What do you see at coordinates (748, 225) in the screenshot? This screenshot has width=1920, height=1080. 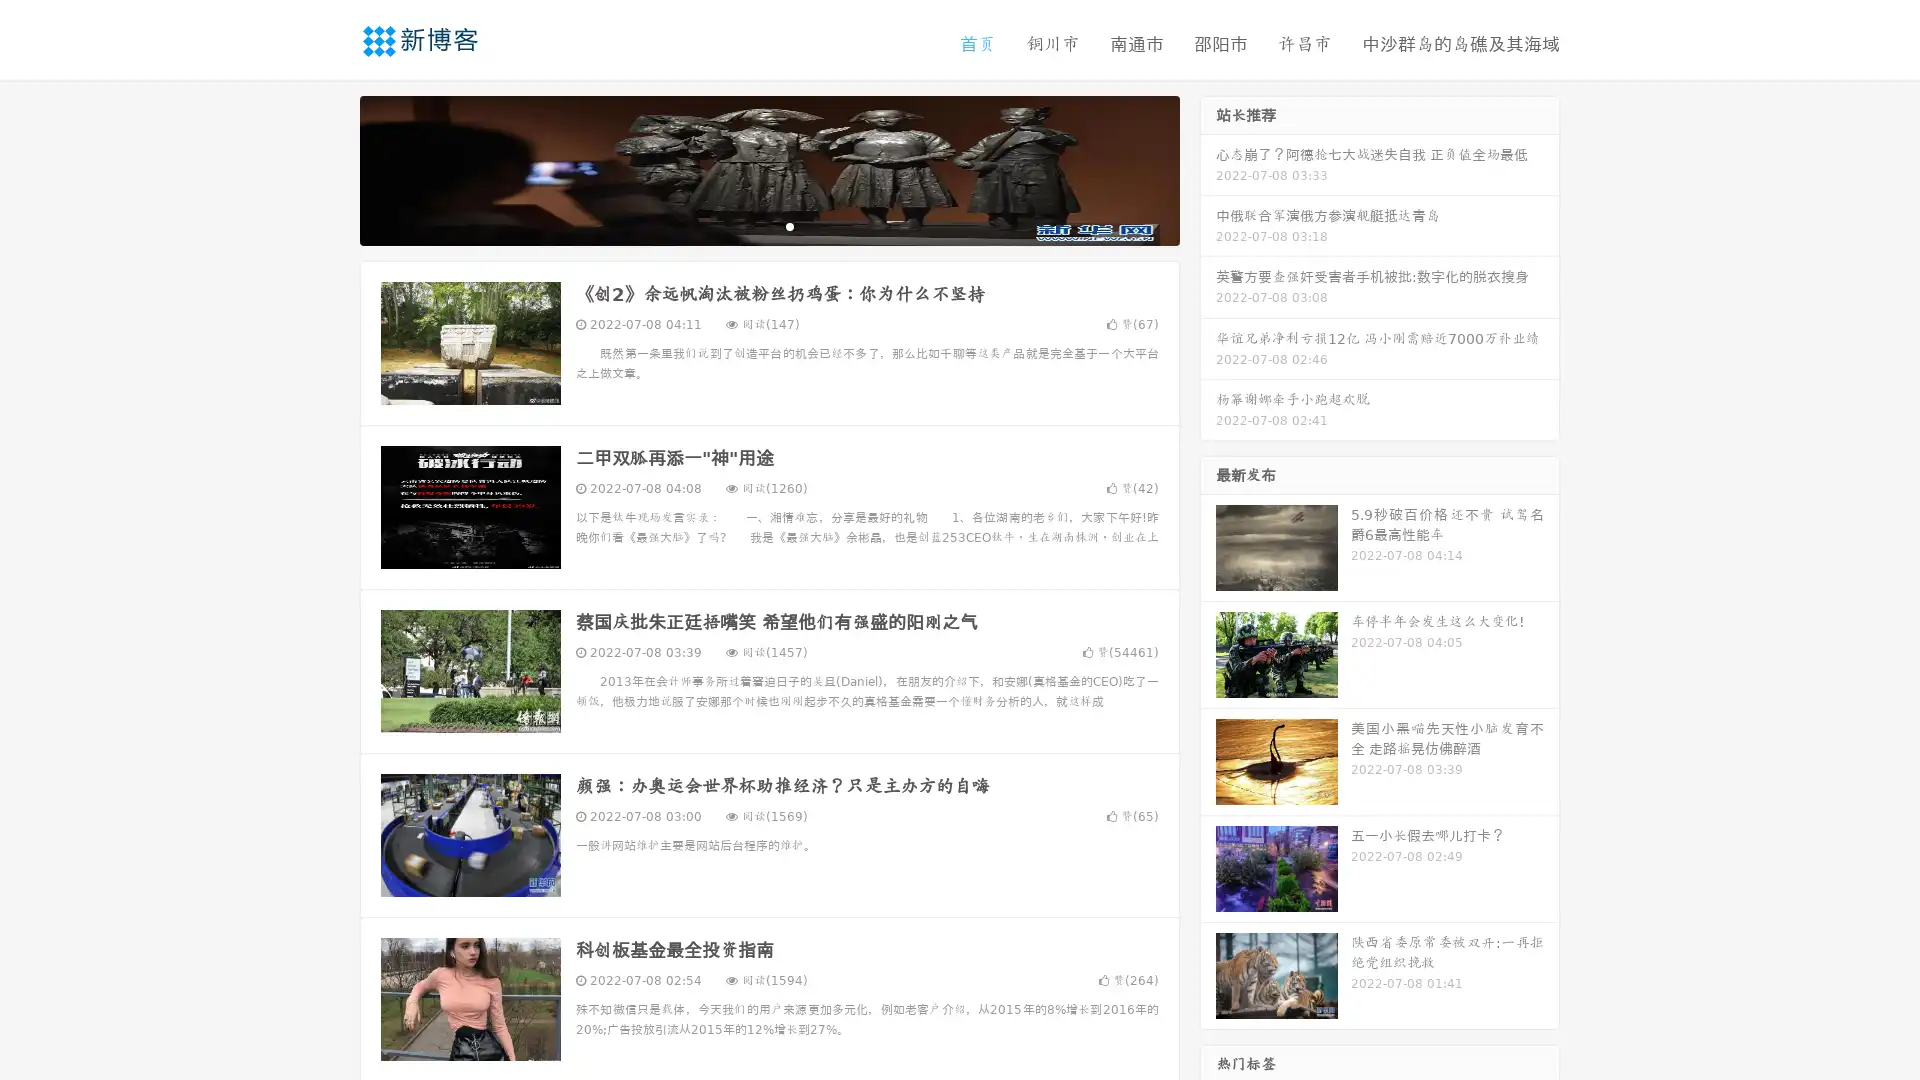 I see `Go to slide 1` at bounding box center [748, 225].